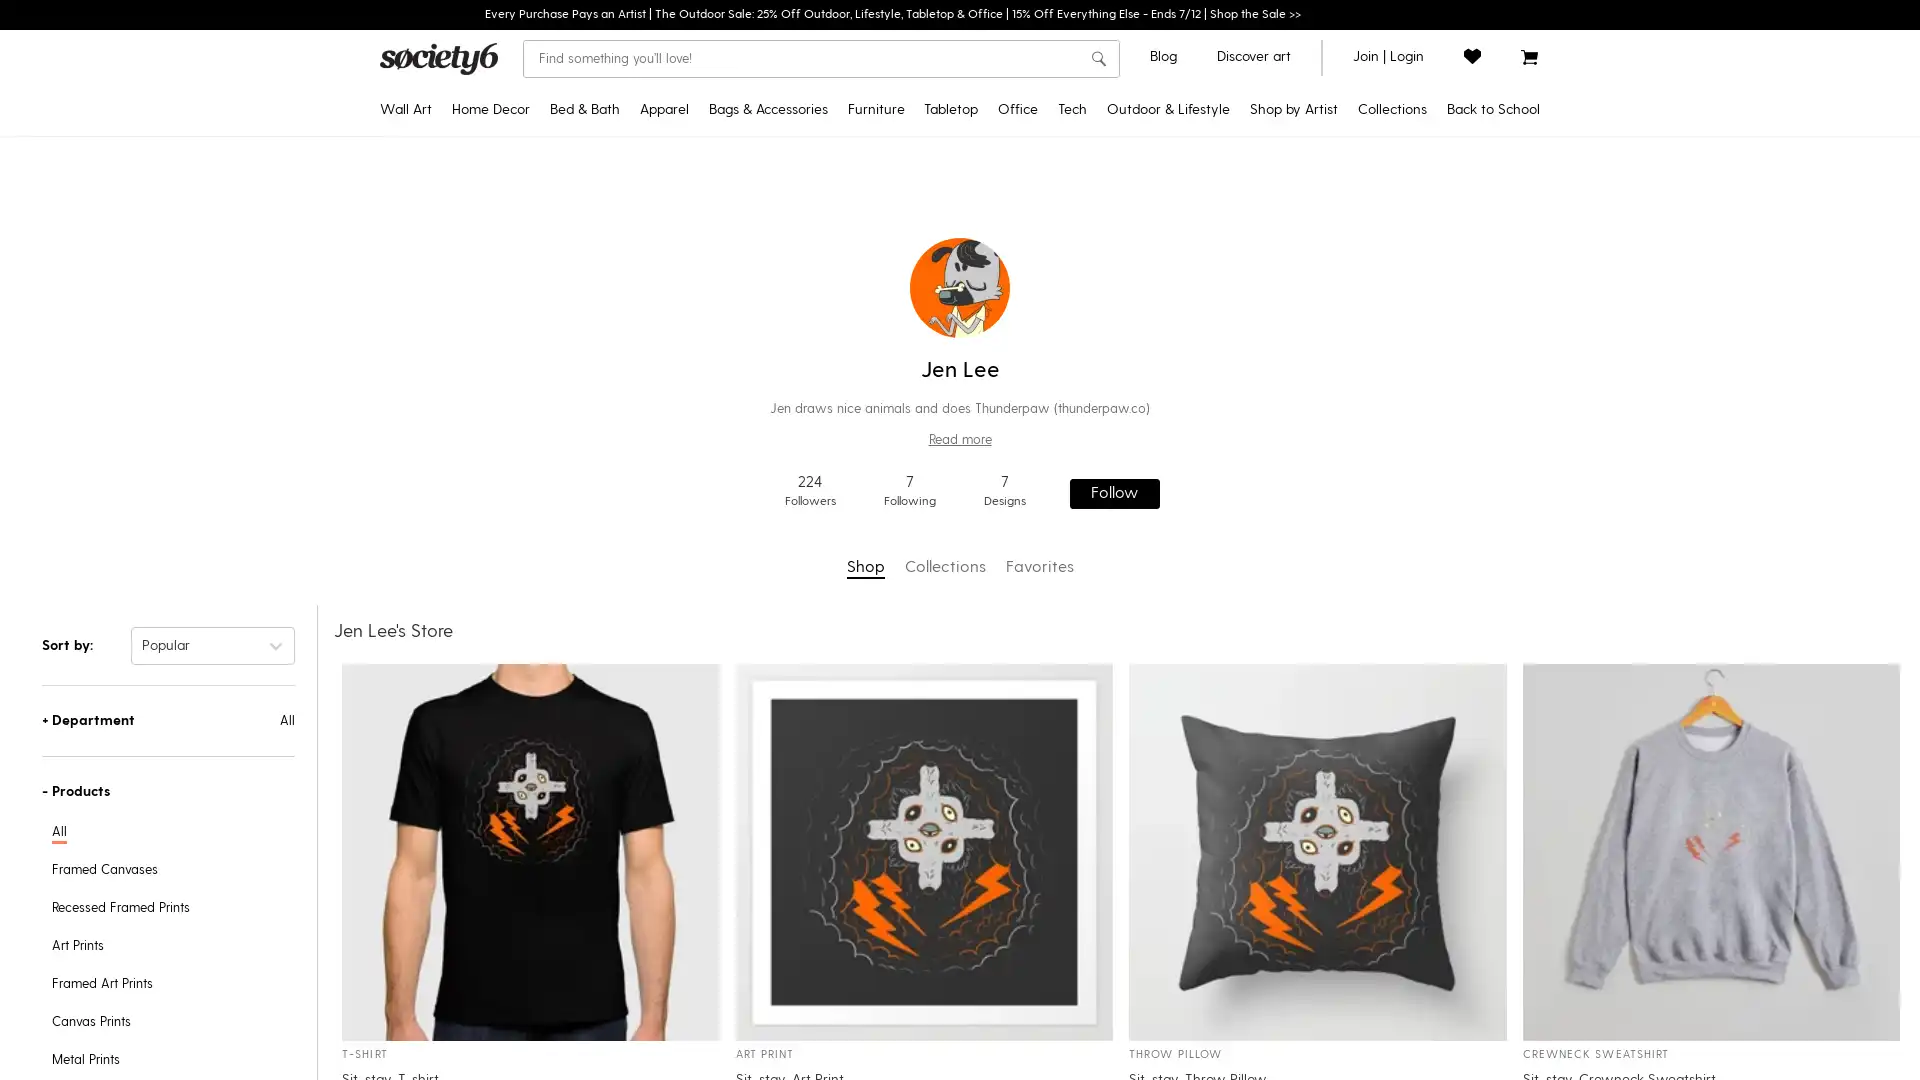  What do you see at coordinates (470, 514) in the screenshot?
I see `Mini Art Prints` at bounding box center [470, 514].